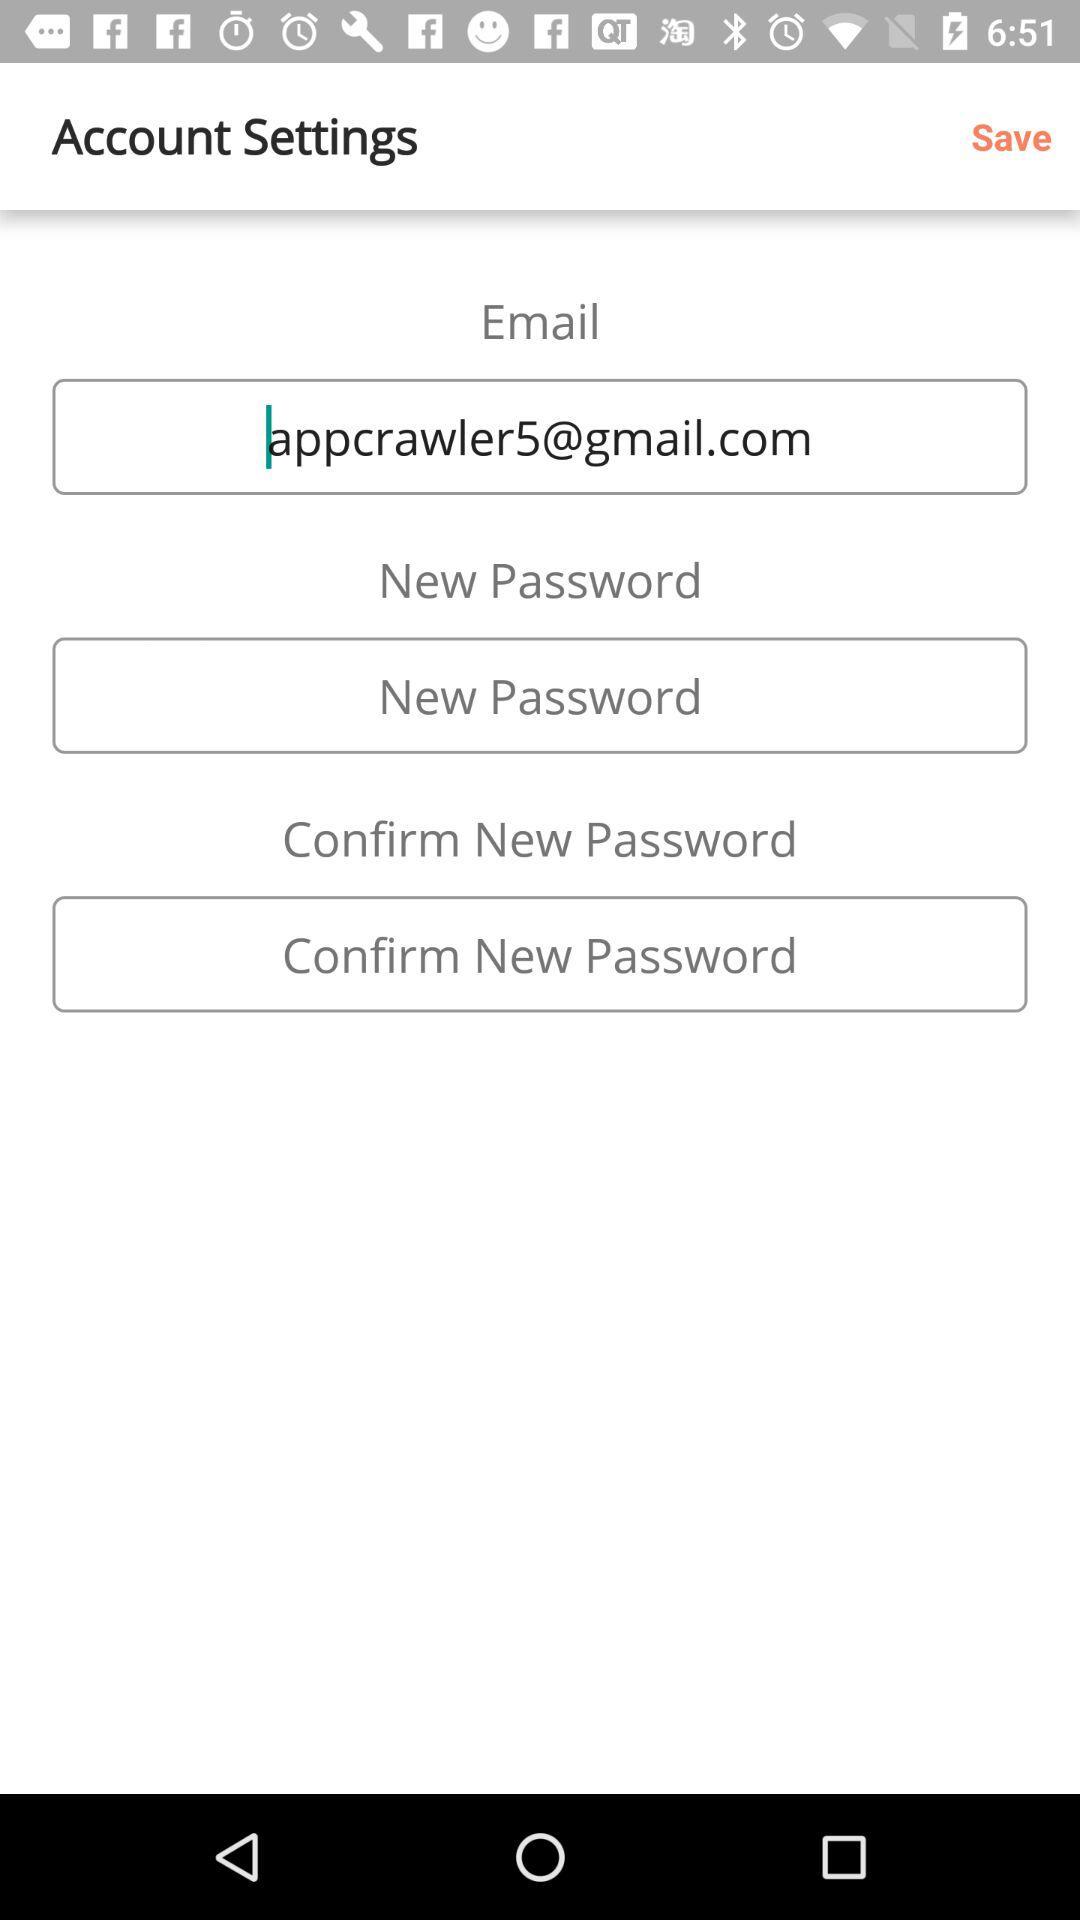 The width and height of the screenshot is (1080, 1920). I want to click on icon next to account settings item, so click(1018, 135).